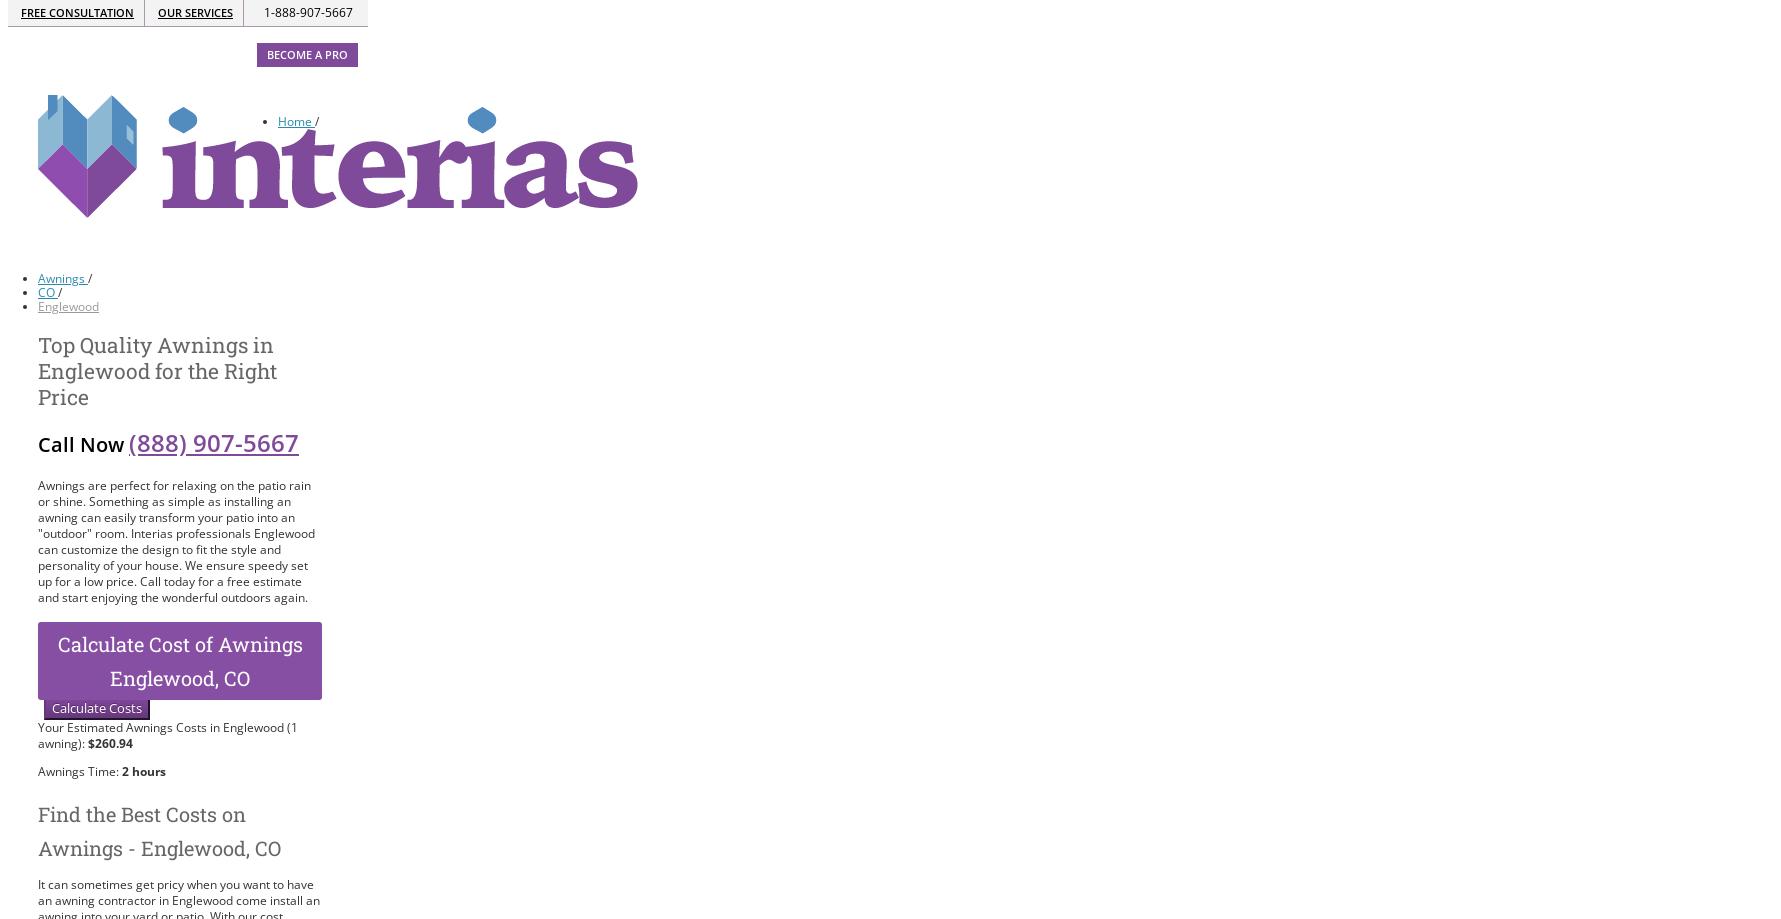 This screenshot has height=919, width=1781. What do you see at coordinates (61, 277) in the screenshot?
I see `'Awnings'` at bounding box center [61, 277].